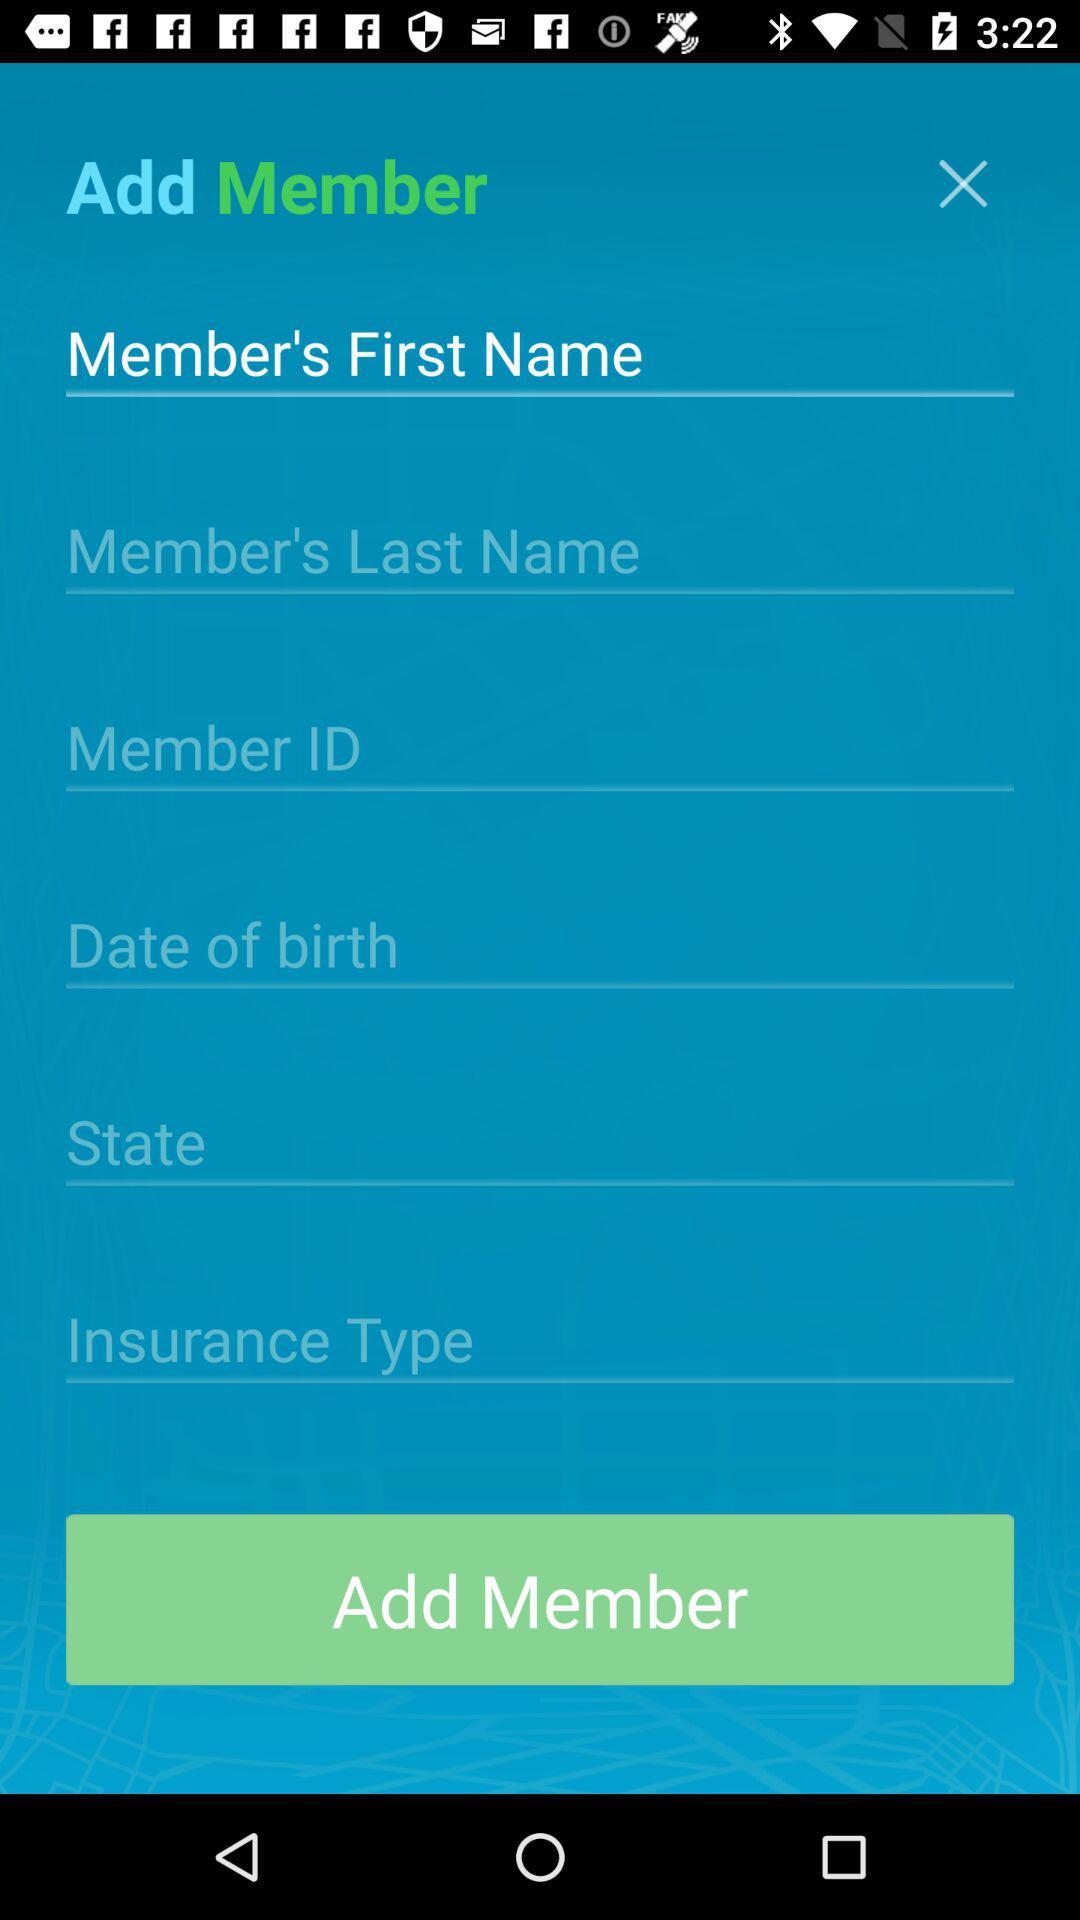  What do you see at coordinates (962, 183) in the screenshot?
I see `item to the right of the add member` at bounding box center [962, 183].